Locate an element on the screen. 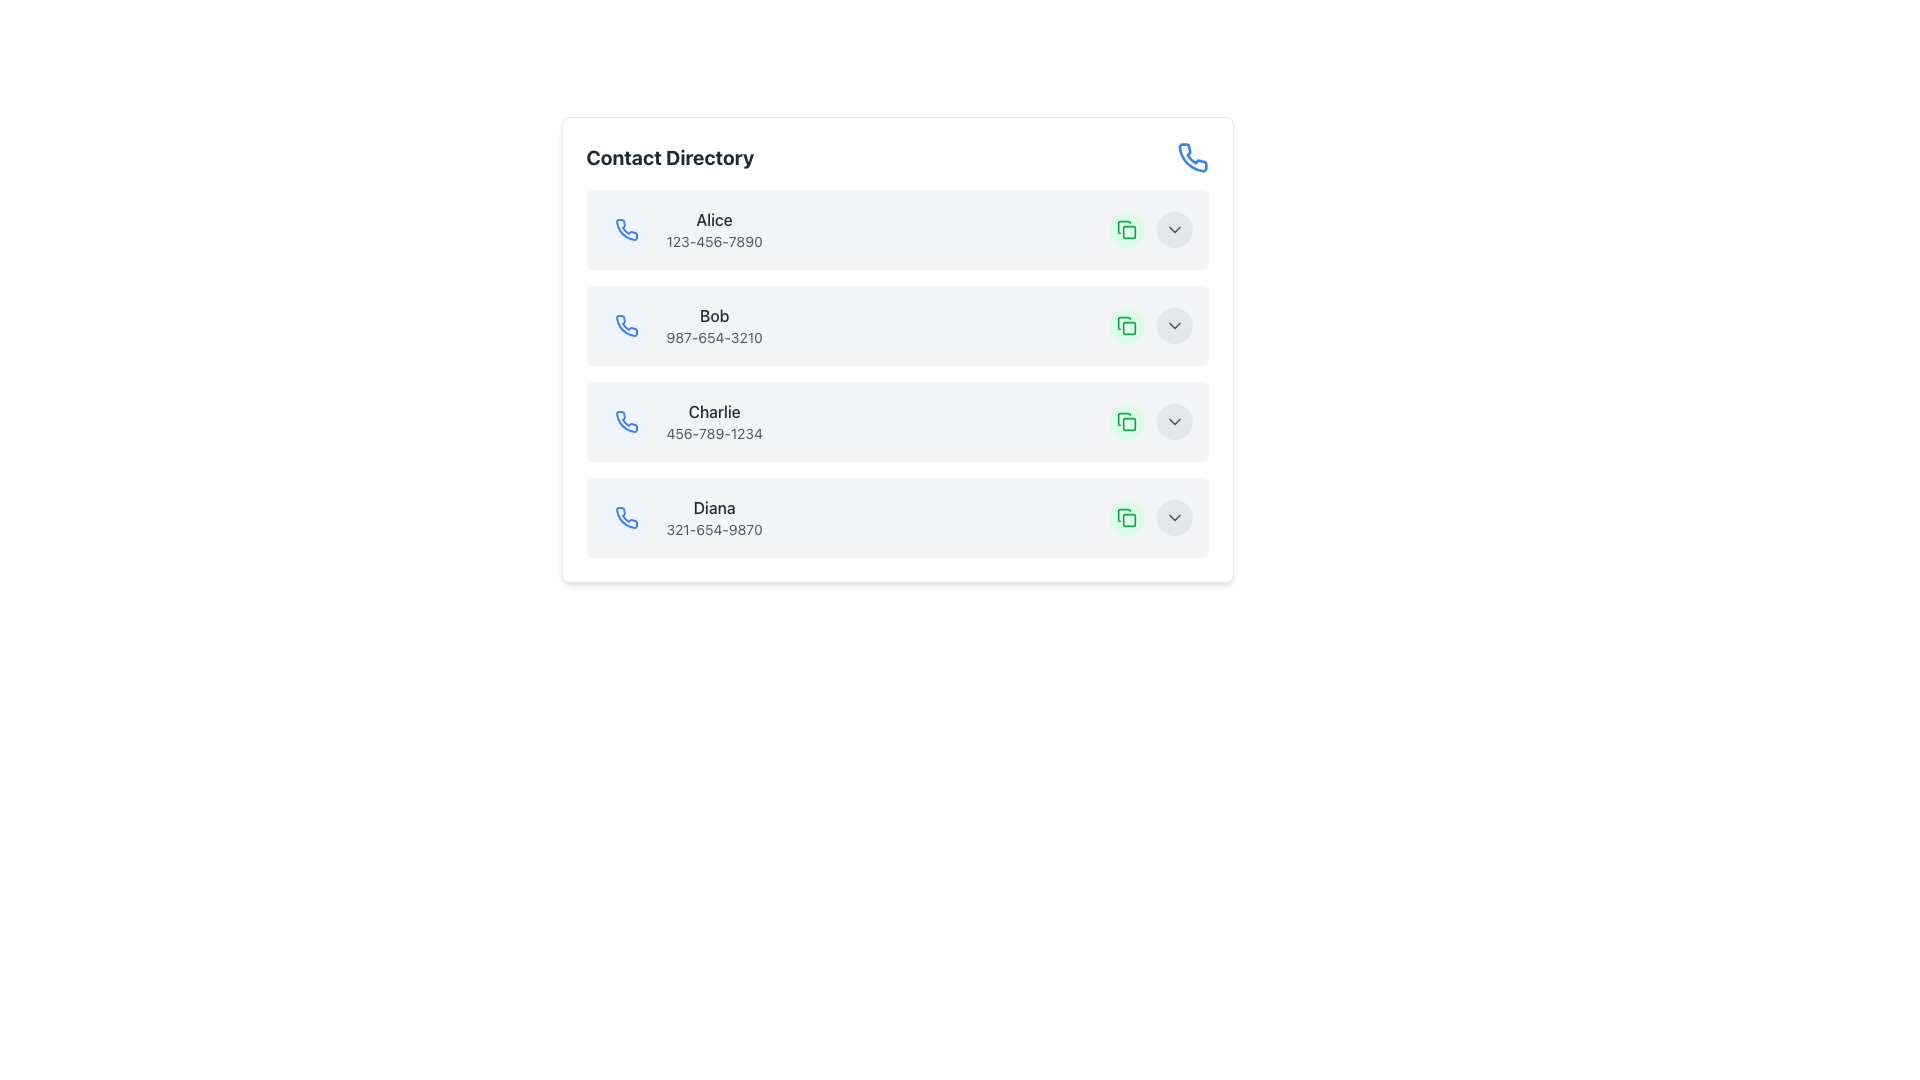 This screenshot has height=1080, width=1920. the grey circular button with a down-facing chevron is located at coordinates (1150, 325).